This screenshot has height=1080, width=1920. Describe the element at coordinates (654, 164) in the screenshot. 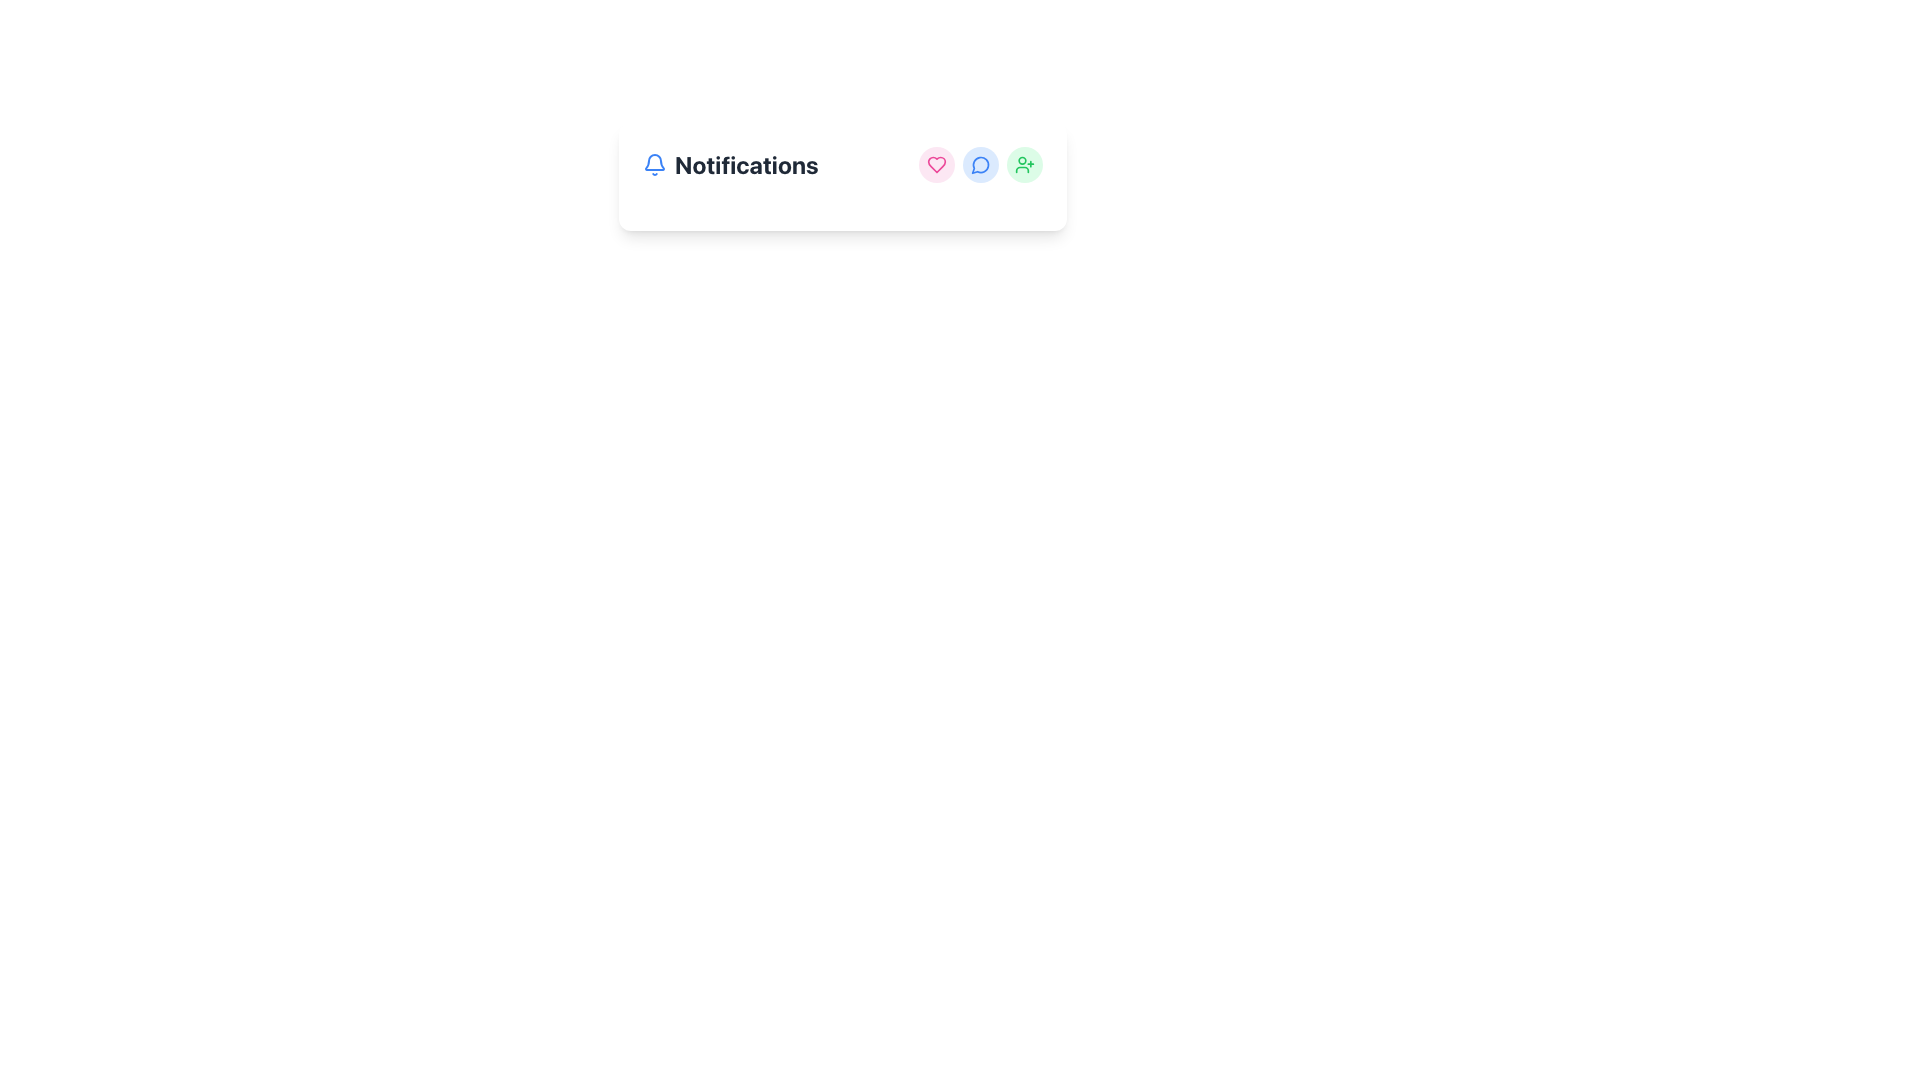

I see `the bell icon for notifications` at that location.